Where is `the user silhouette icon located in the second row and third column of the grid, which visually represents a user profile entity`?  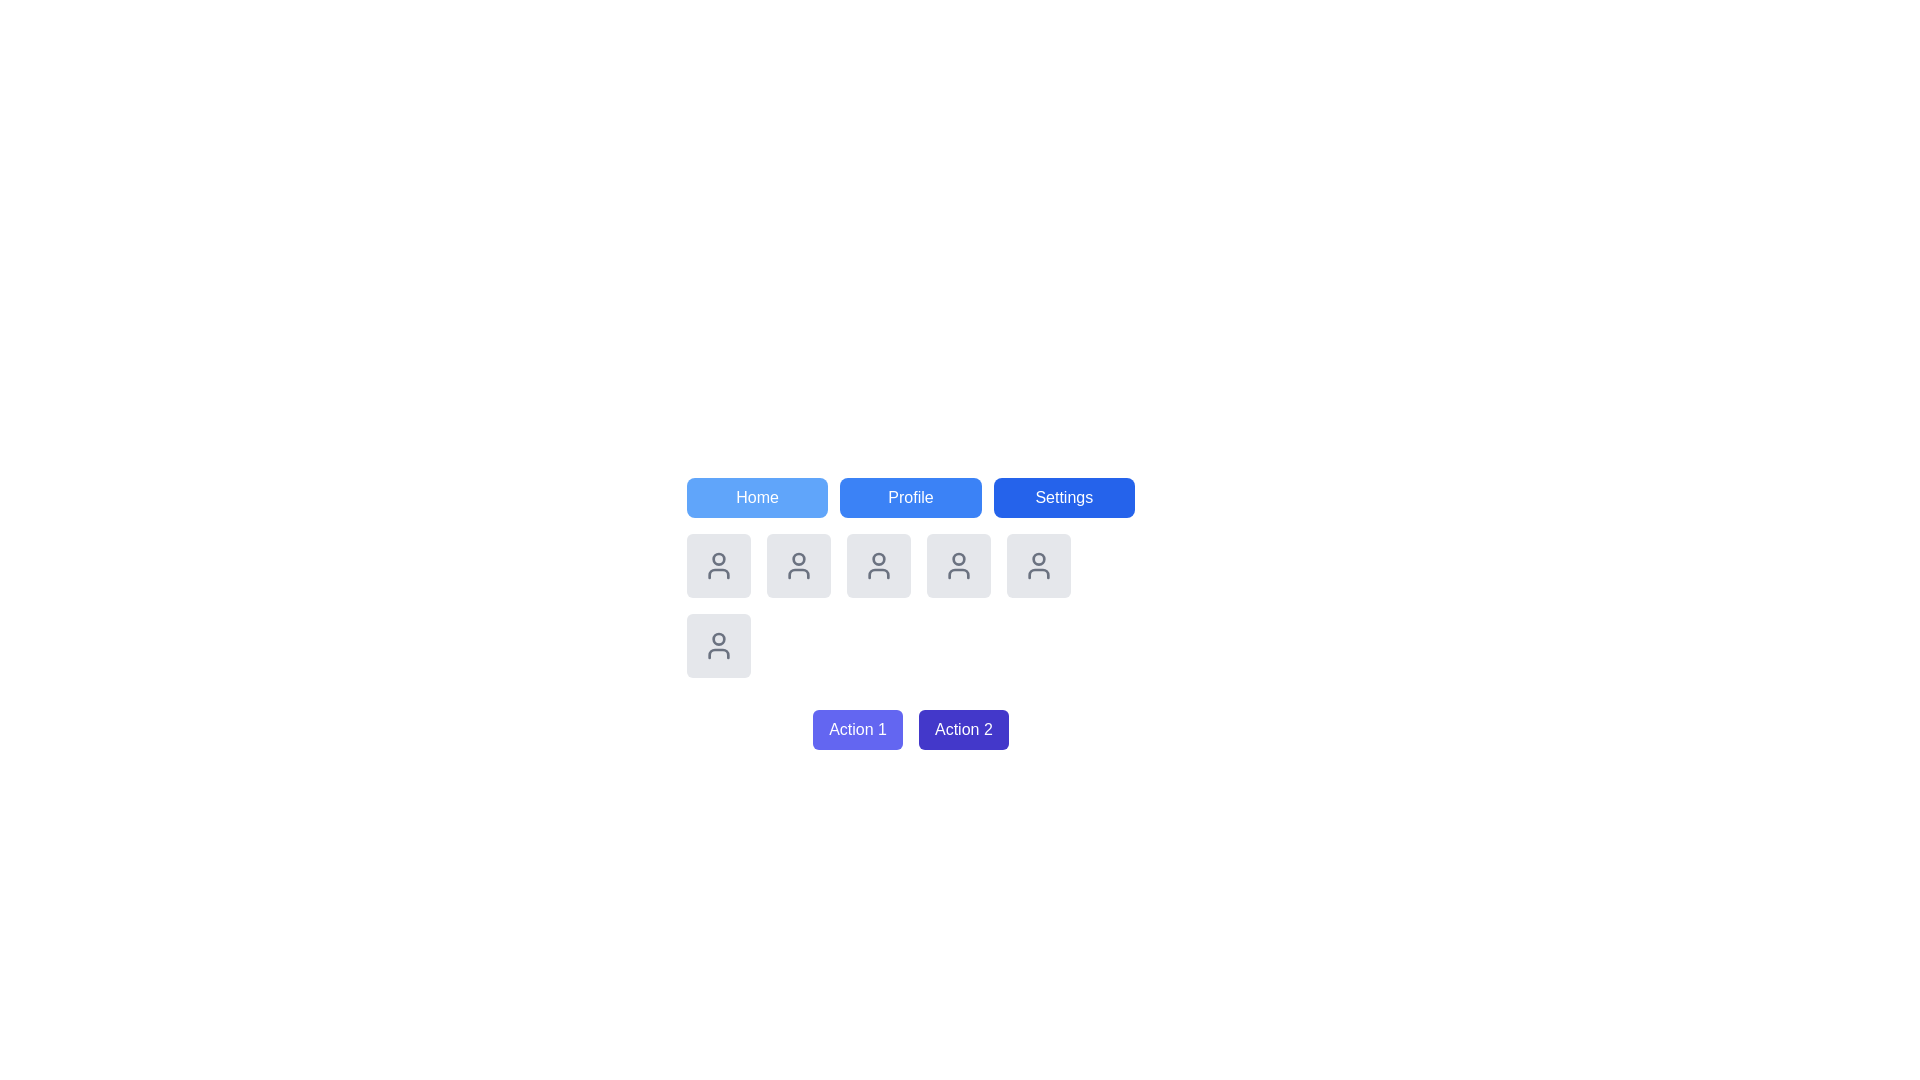 the user silhouette icon located in the second row and third column of the grid, which visually represents a user profile entity is located at coordinates (958, 566).